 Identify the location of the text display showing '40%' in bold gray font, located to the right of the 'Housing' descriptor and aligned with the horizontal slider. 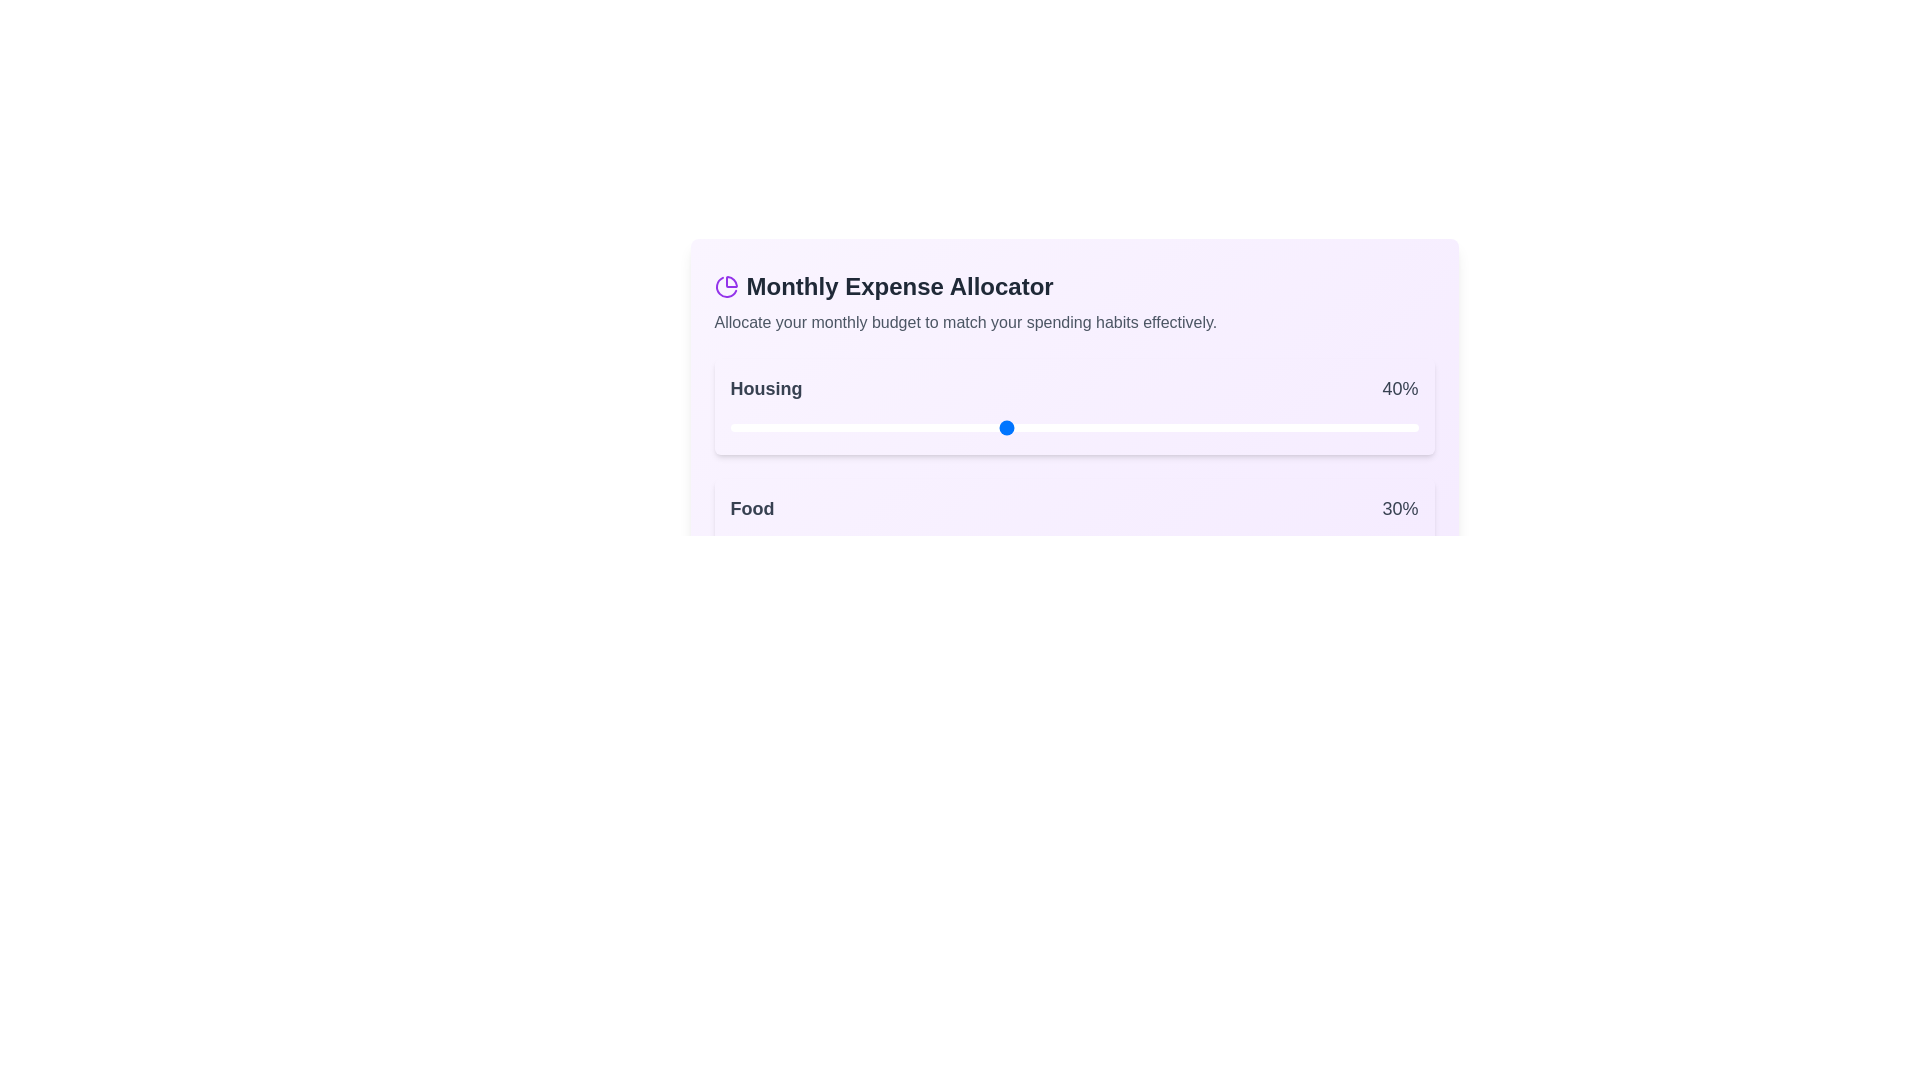
(1399, 389).